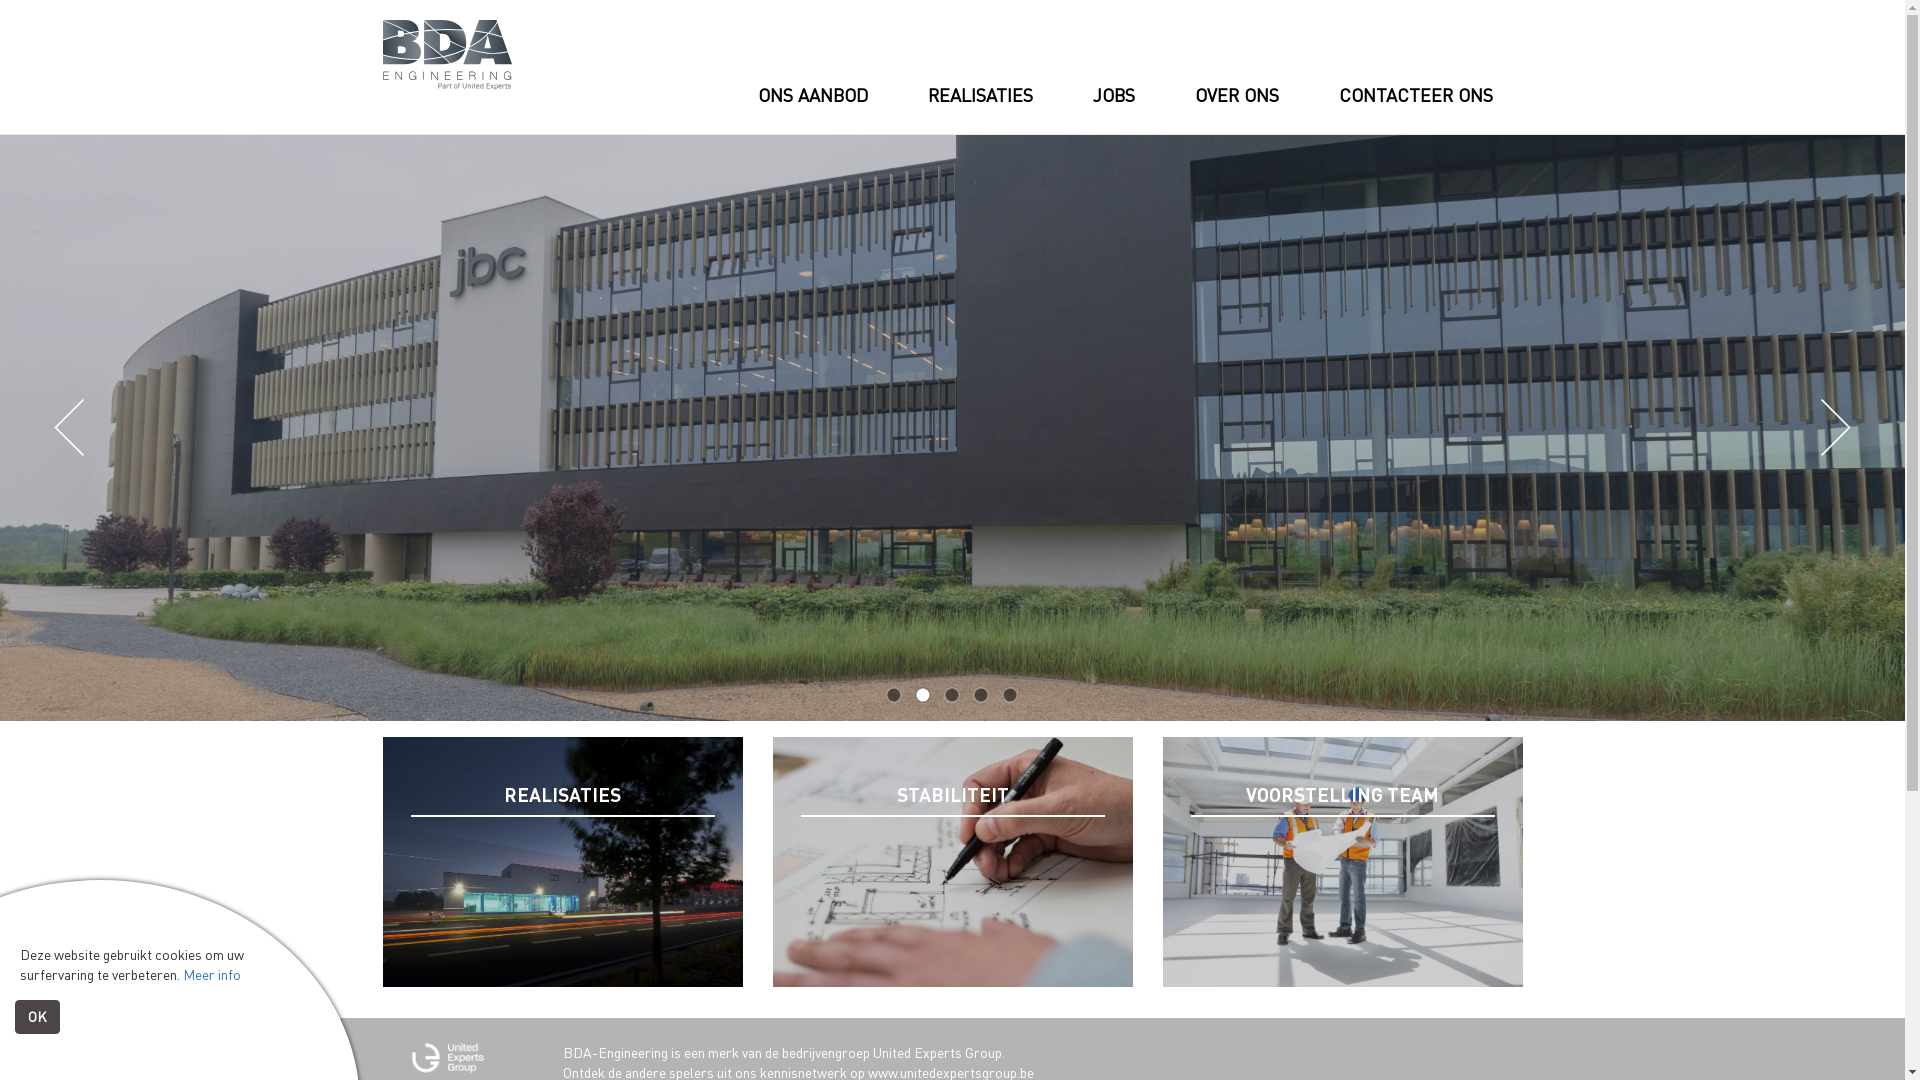 Image resolution: width=1920 pixels, height=1080 pixels. Describe the element at coordinates (1342, 860) in the screenshot. I see `'VOORSTELLING TEAM'` at that location.